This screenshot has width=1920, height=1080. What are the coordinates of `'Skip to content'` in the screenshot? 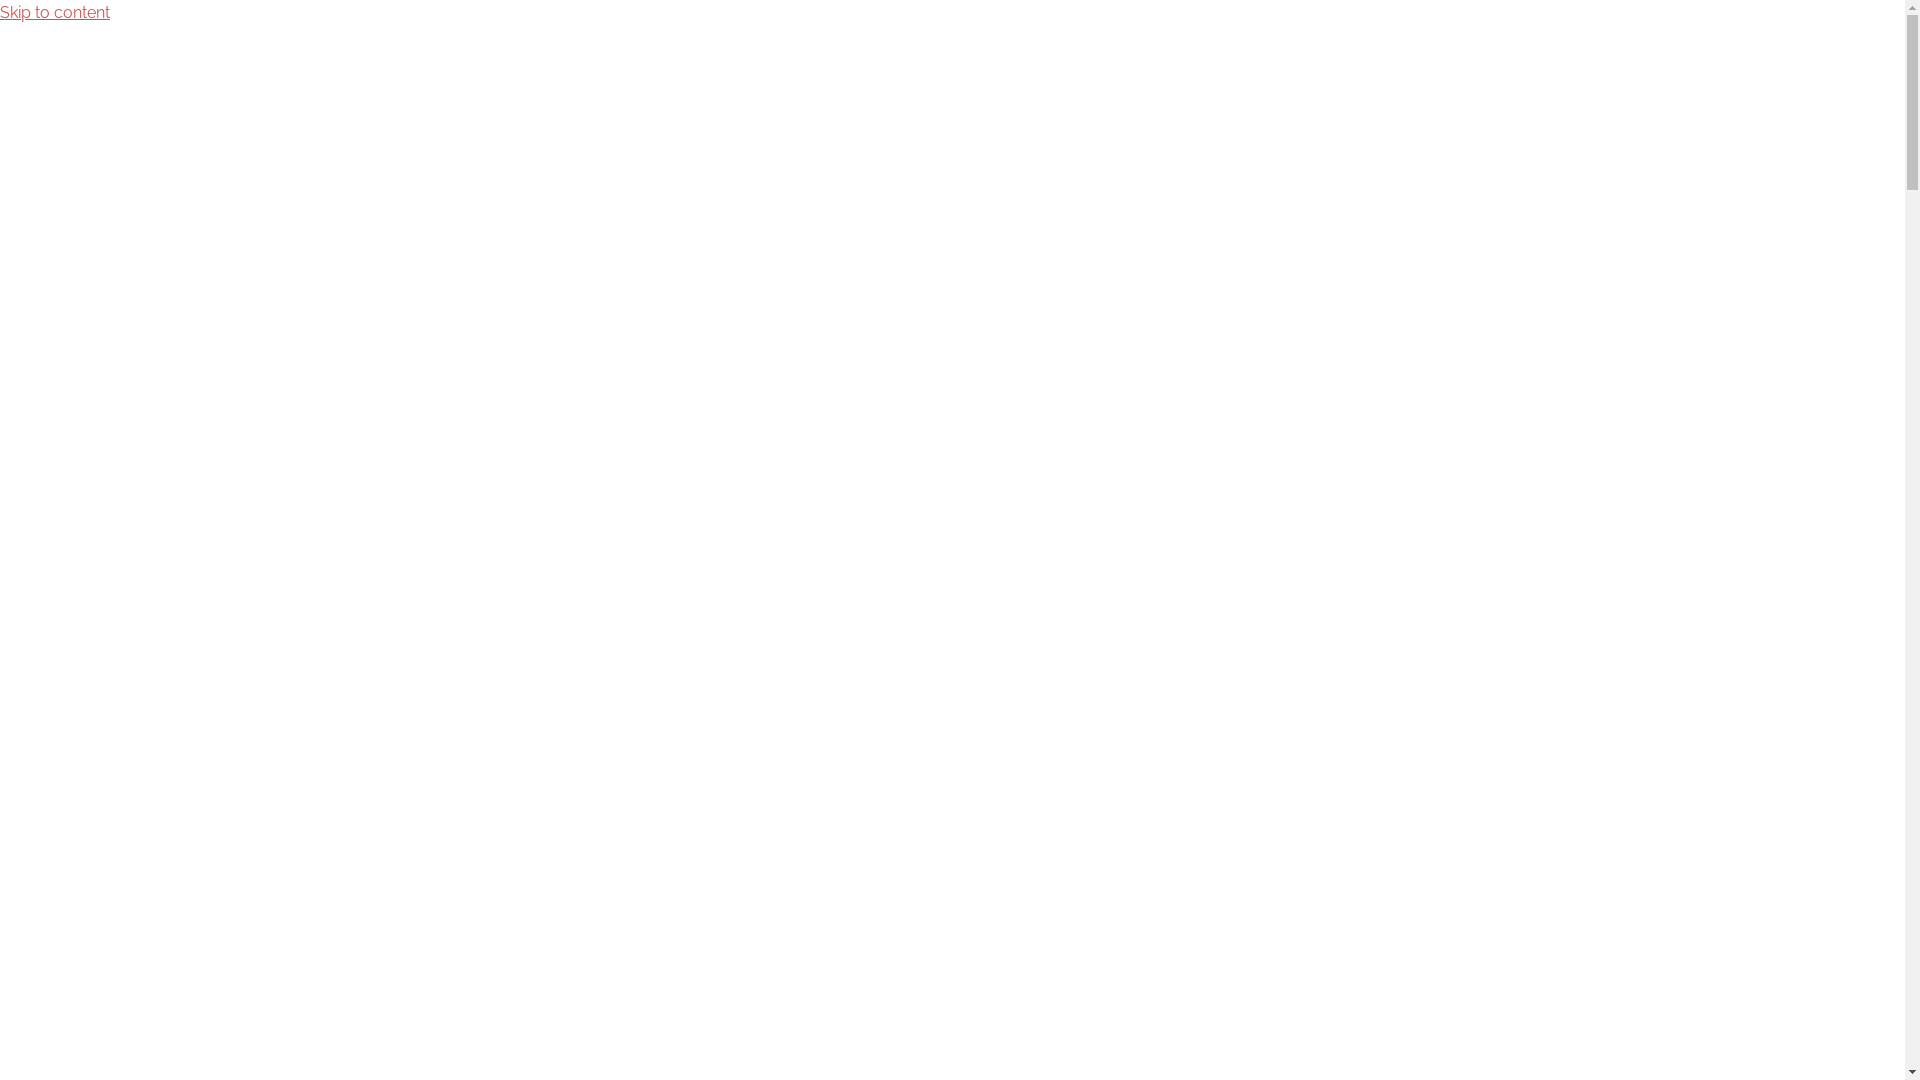 It's located at (54, 12).